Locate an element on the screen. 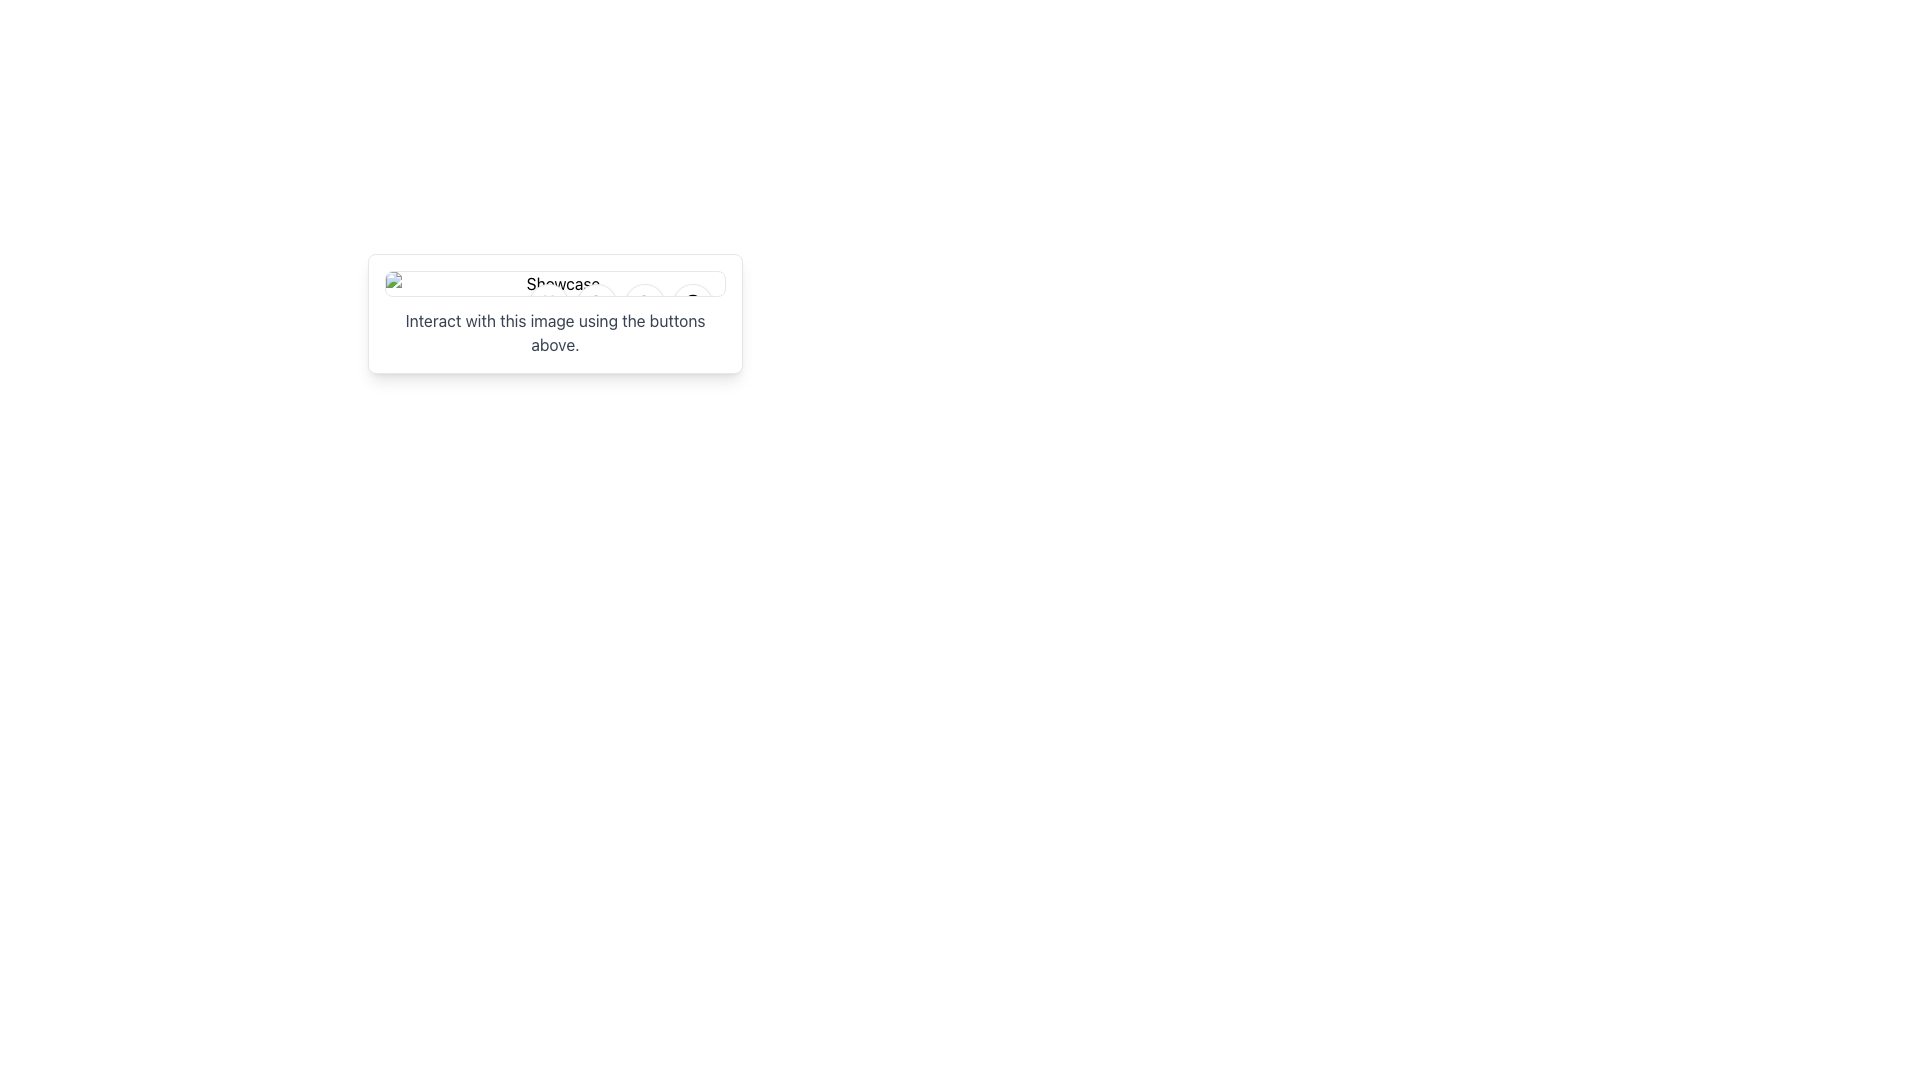  the circular button with an information icon located at the top-right corner of the interface to observe its hover effects is located at coordinates (692, 304).